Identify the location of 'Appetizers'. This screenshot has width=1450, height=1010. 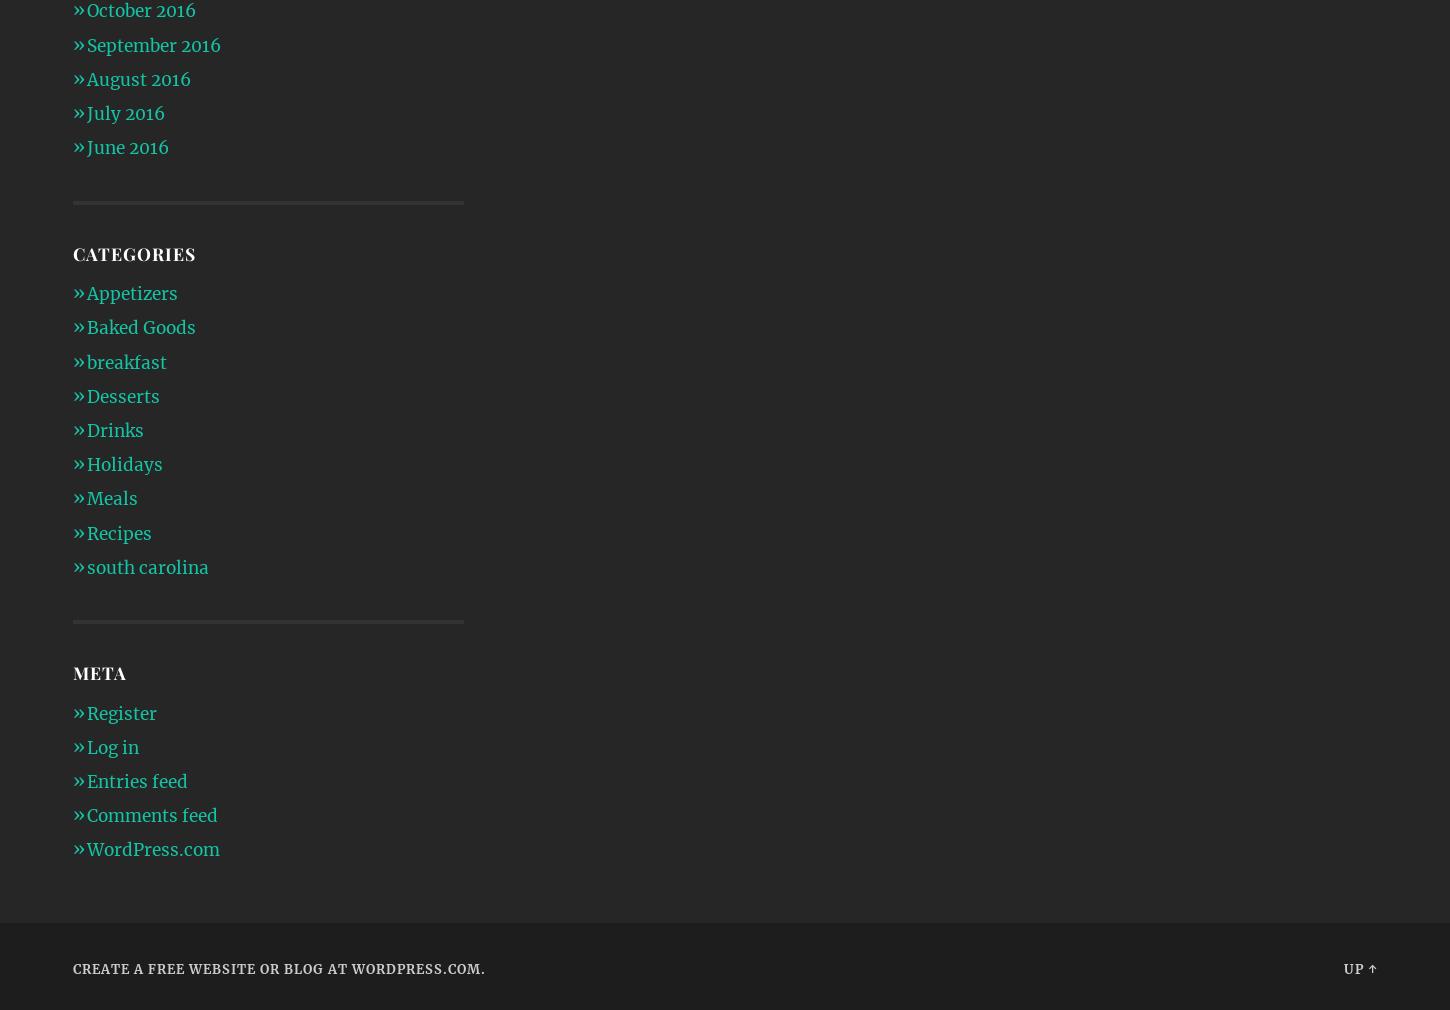
(130, 294).